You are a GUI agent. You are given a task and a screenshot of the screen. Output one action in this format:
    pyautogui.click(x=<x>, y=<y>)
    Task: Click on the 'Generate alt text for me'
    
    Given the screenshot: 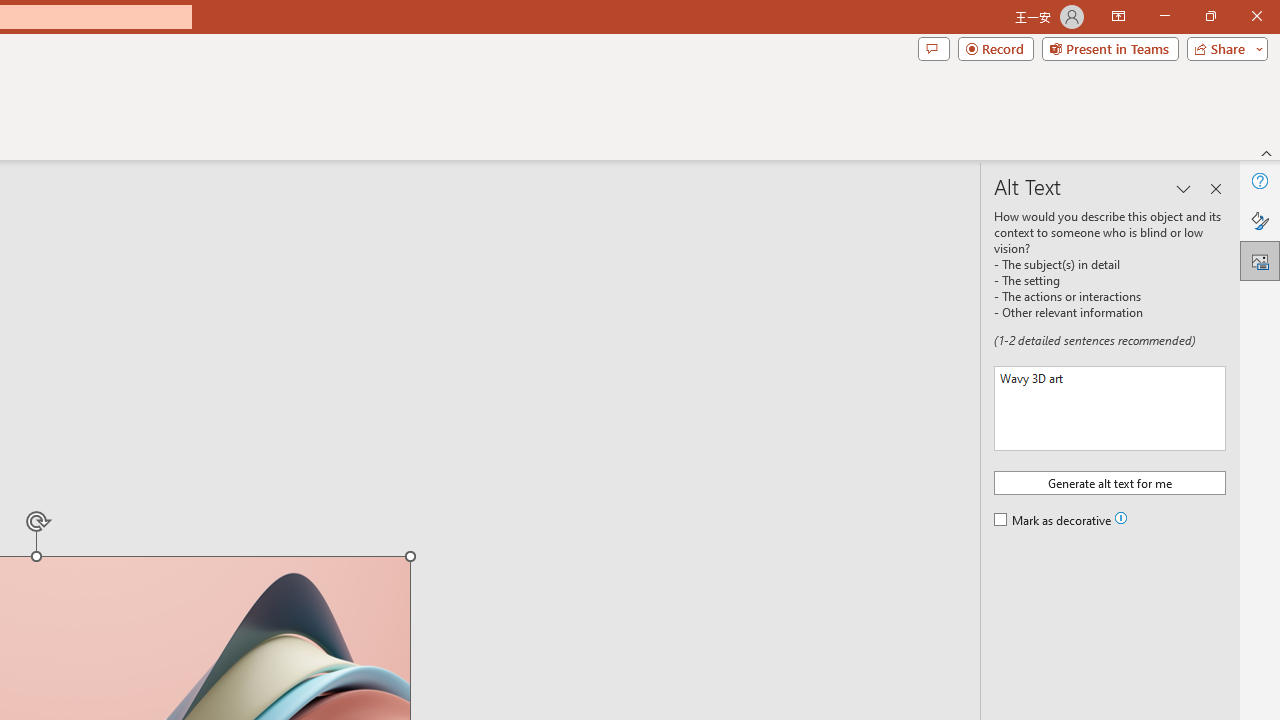 What is the action you would take?
    pyautogui.click(x=1109, y=483)
    